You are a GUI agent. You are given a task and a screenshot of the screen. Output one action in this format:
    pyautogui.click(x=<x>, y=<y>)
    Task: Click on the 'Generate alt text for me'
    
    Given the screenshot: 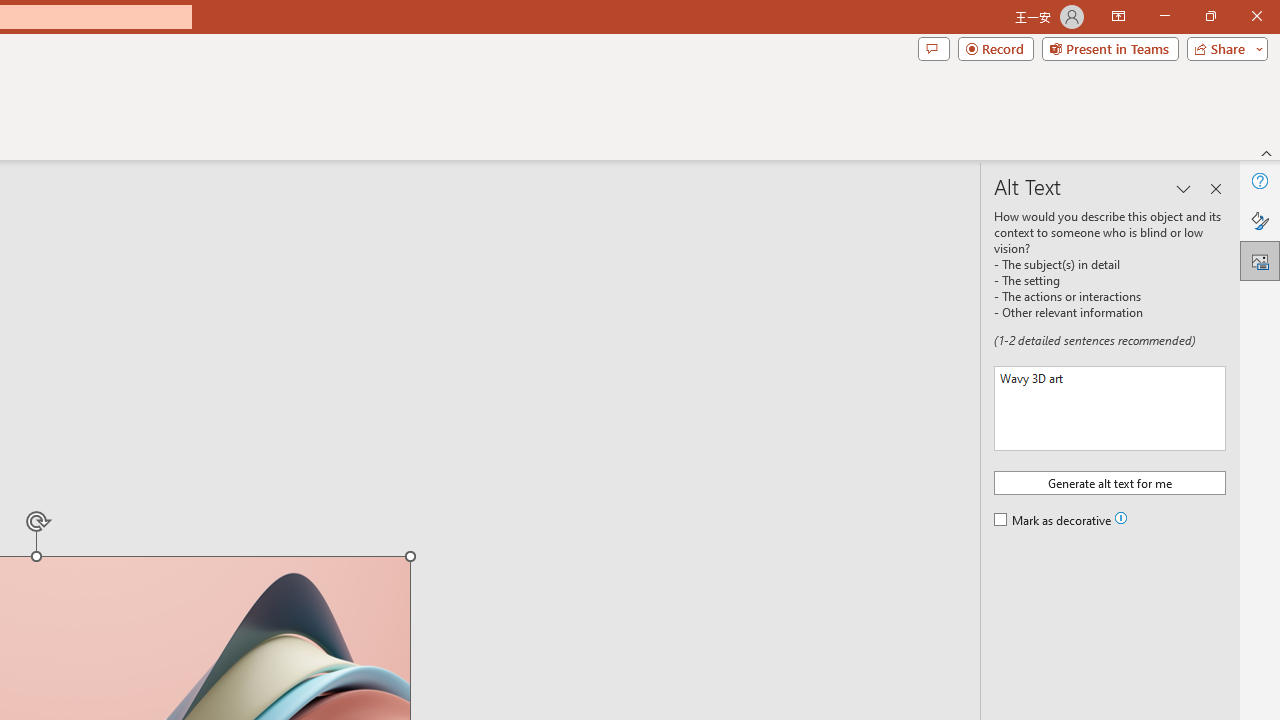 What is the action you would take?
    pyautogui.click(x=1109, y=483)
    